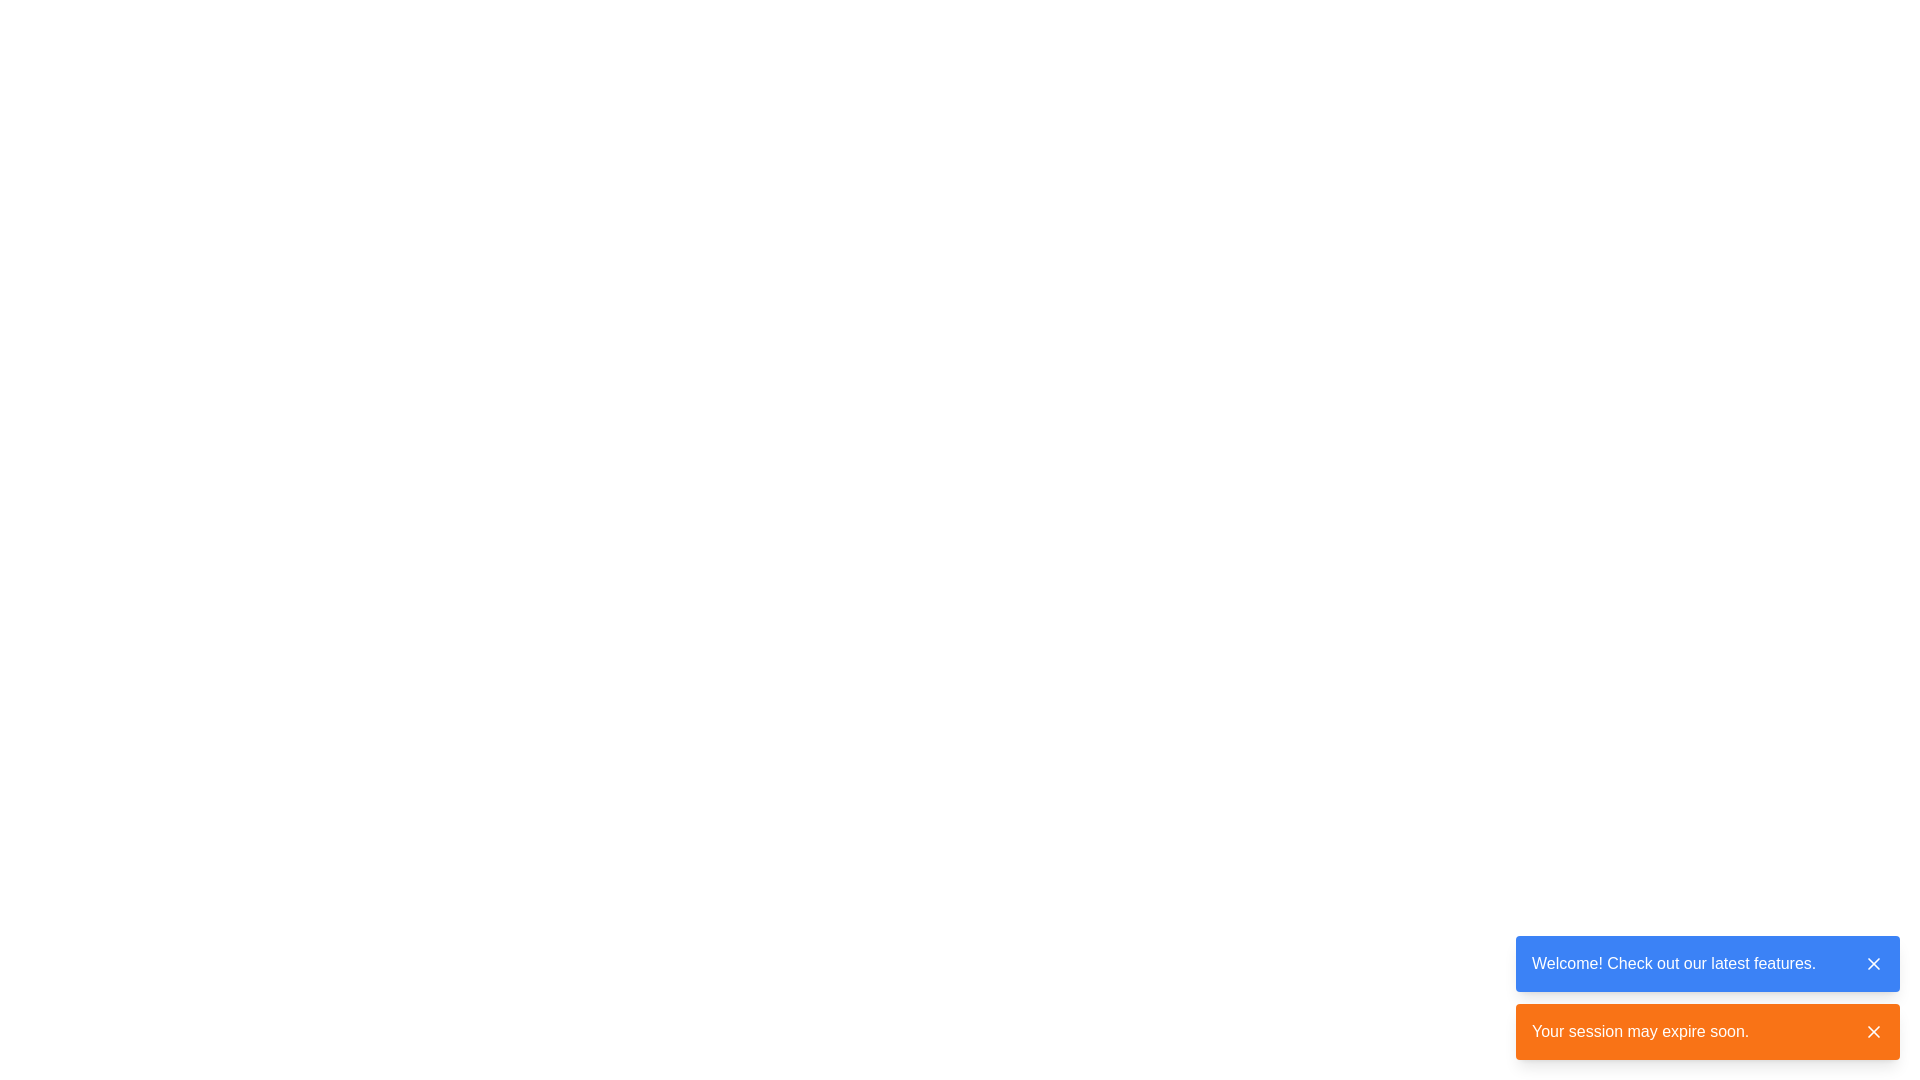 The width and height of the screenshot is (1920, 1080). I want to click on the close icon button located at the far right of the orange background rectangle indicating session expiration warning, so click(1872, 1032).